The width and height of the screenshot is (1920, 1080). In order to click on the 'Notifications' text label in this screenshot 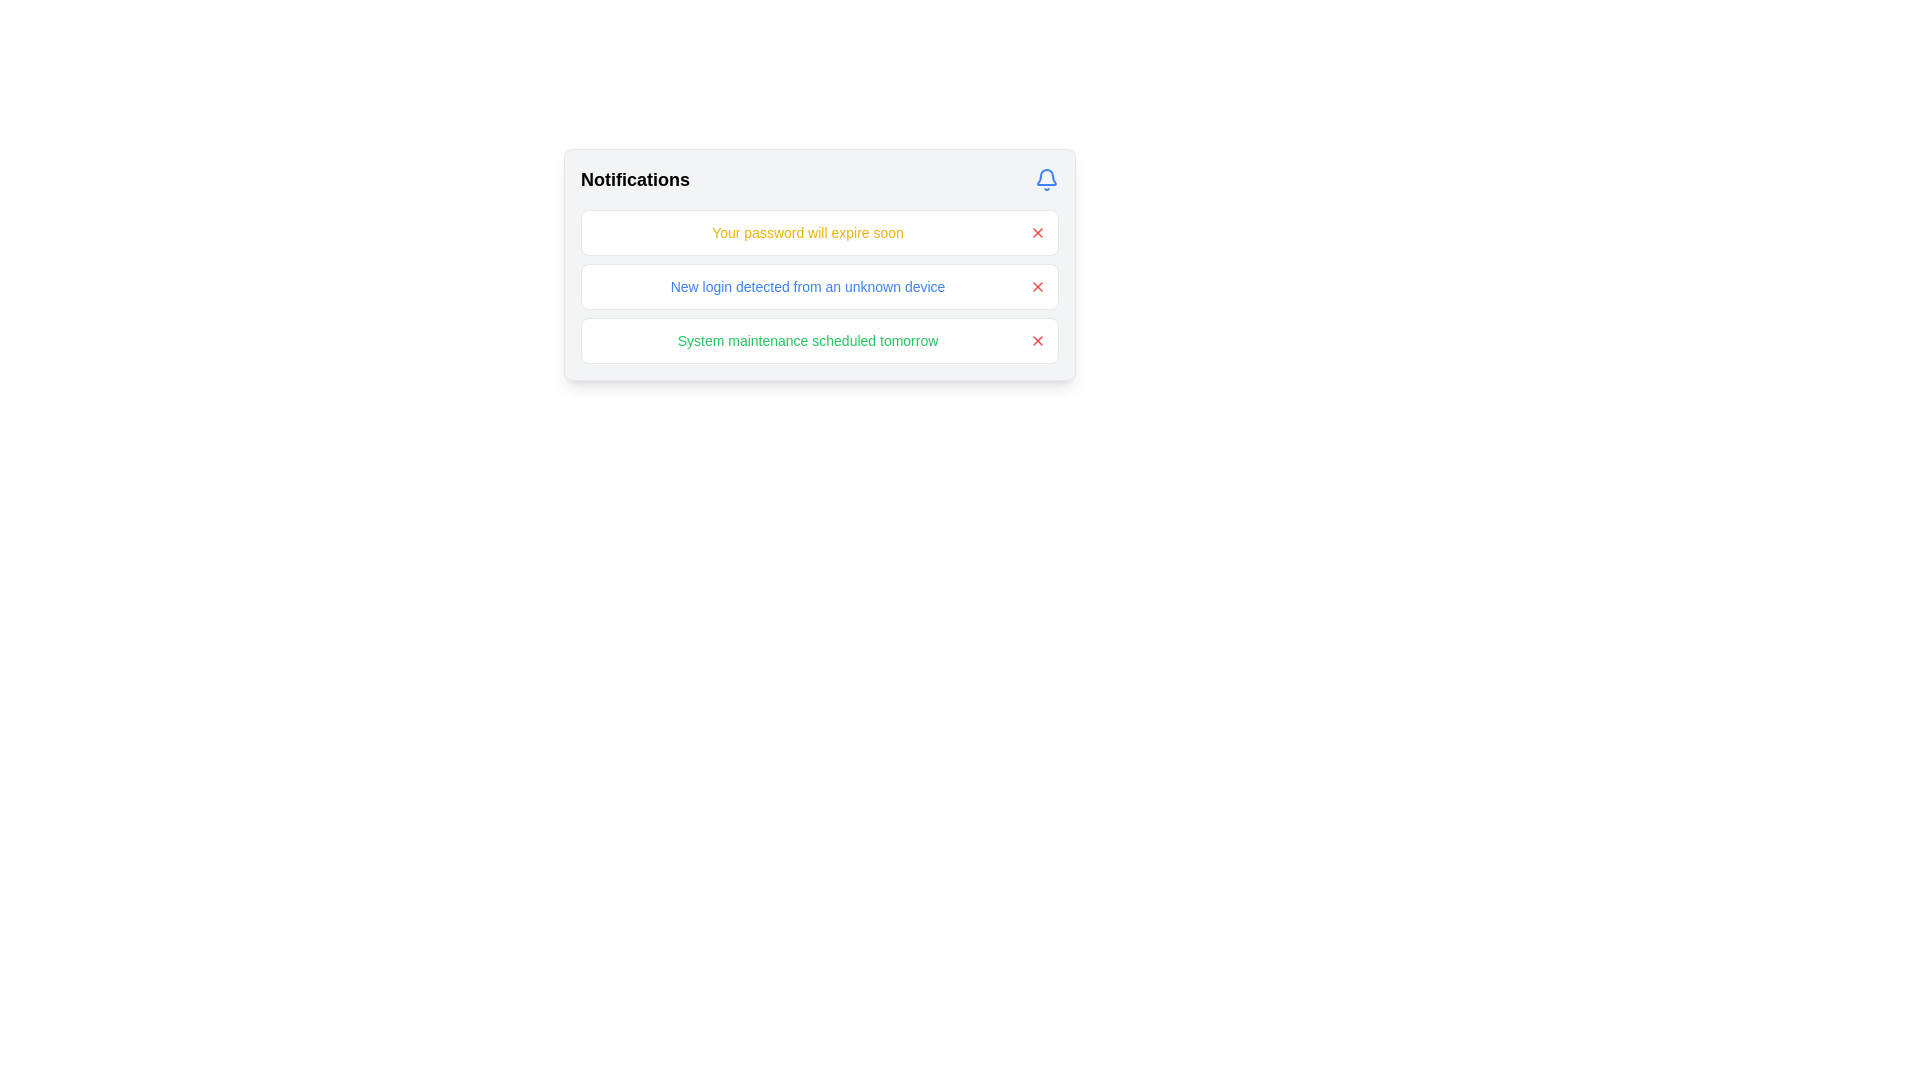, I will do `click(634, 180)`.